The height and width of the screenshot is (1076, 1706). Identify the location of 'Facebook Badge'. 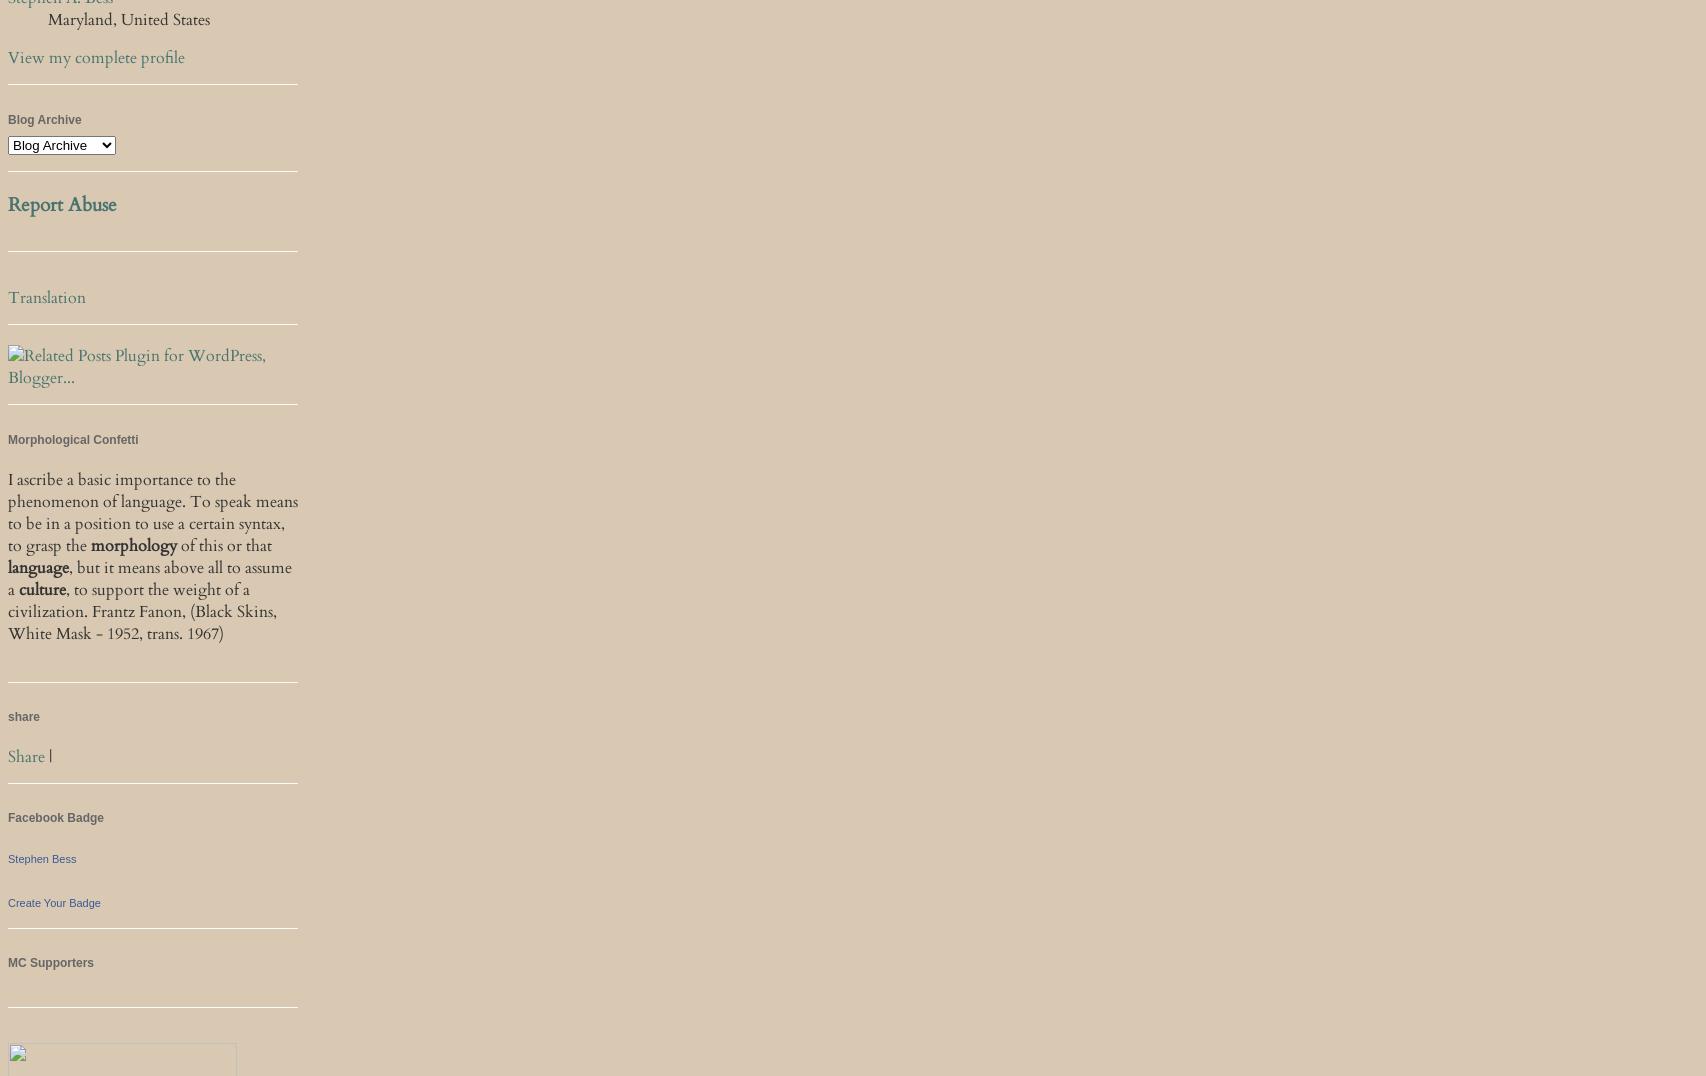
(55, 816).